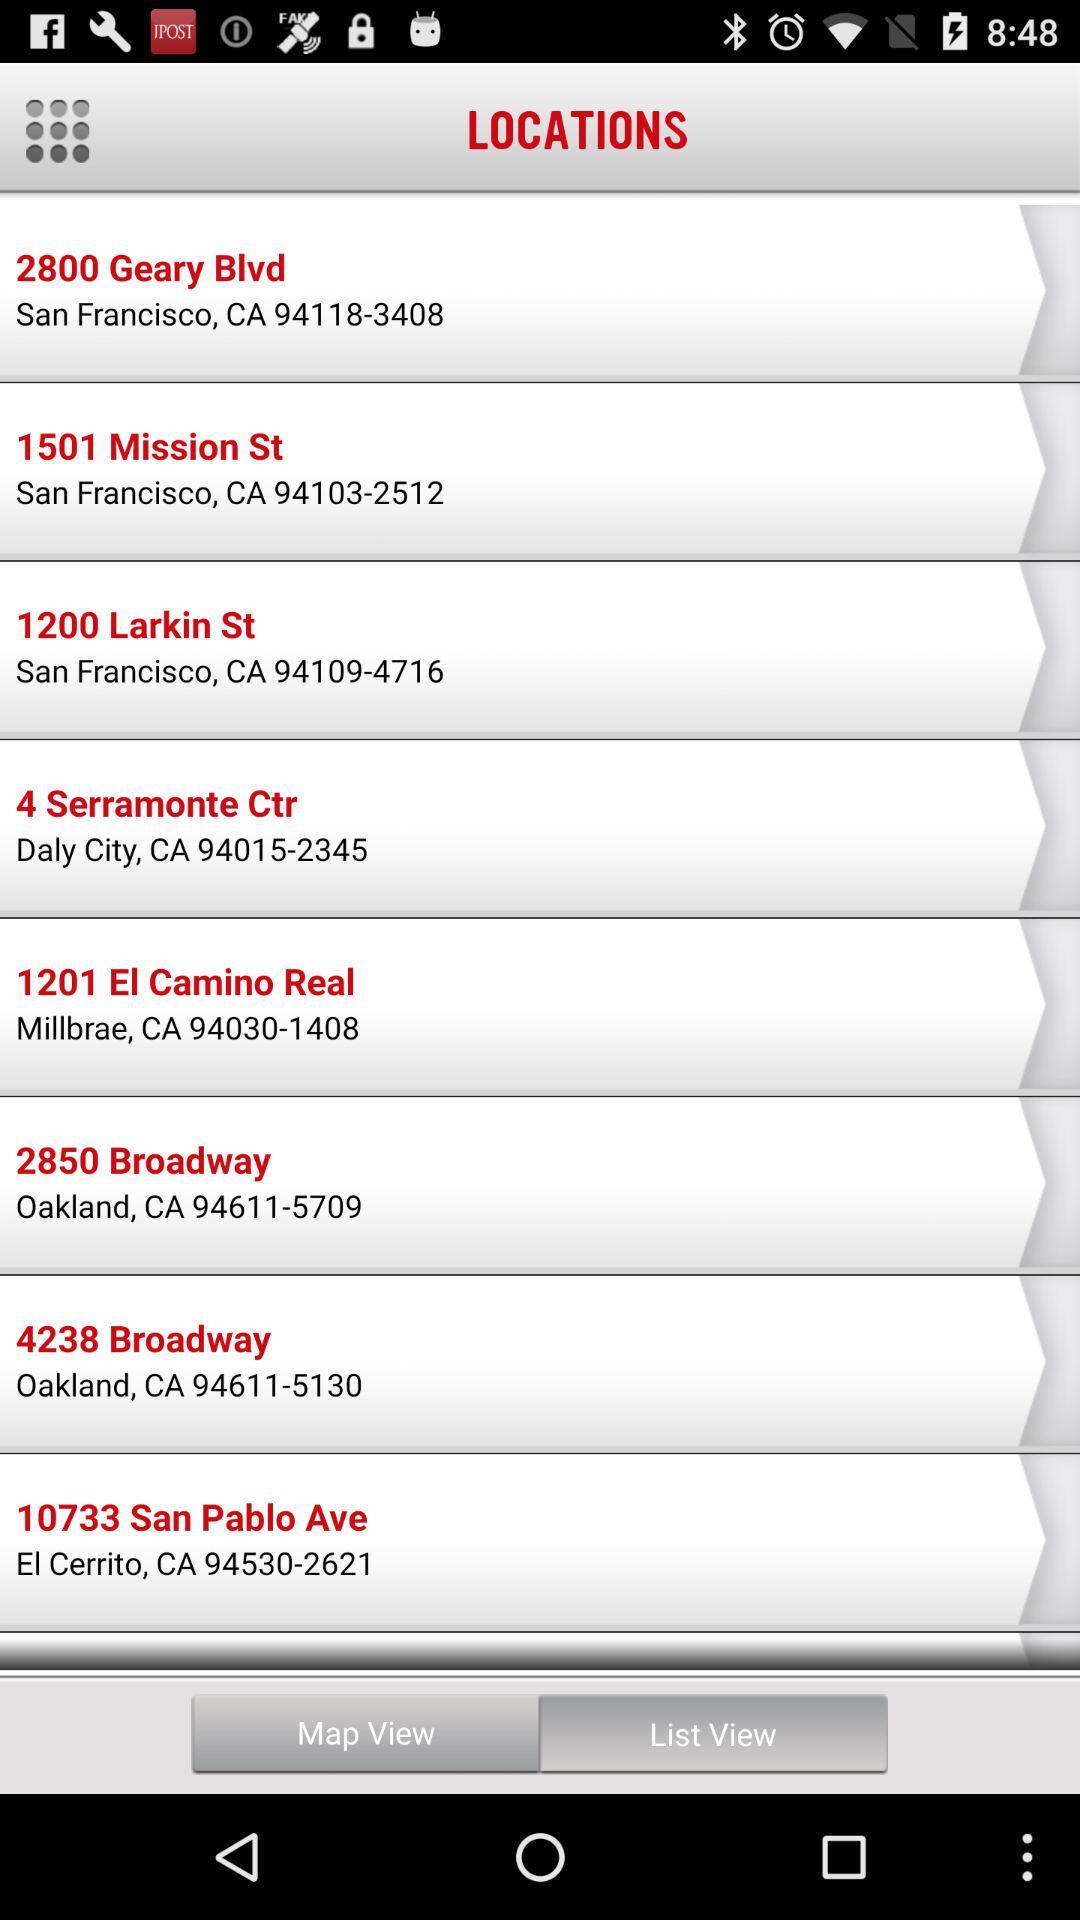 The image size is (1080, 1920). I want to click on the millbrae ca 94030 item, so click(187, 1027).